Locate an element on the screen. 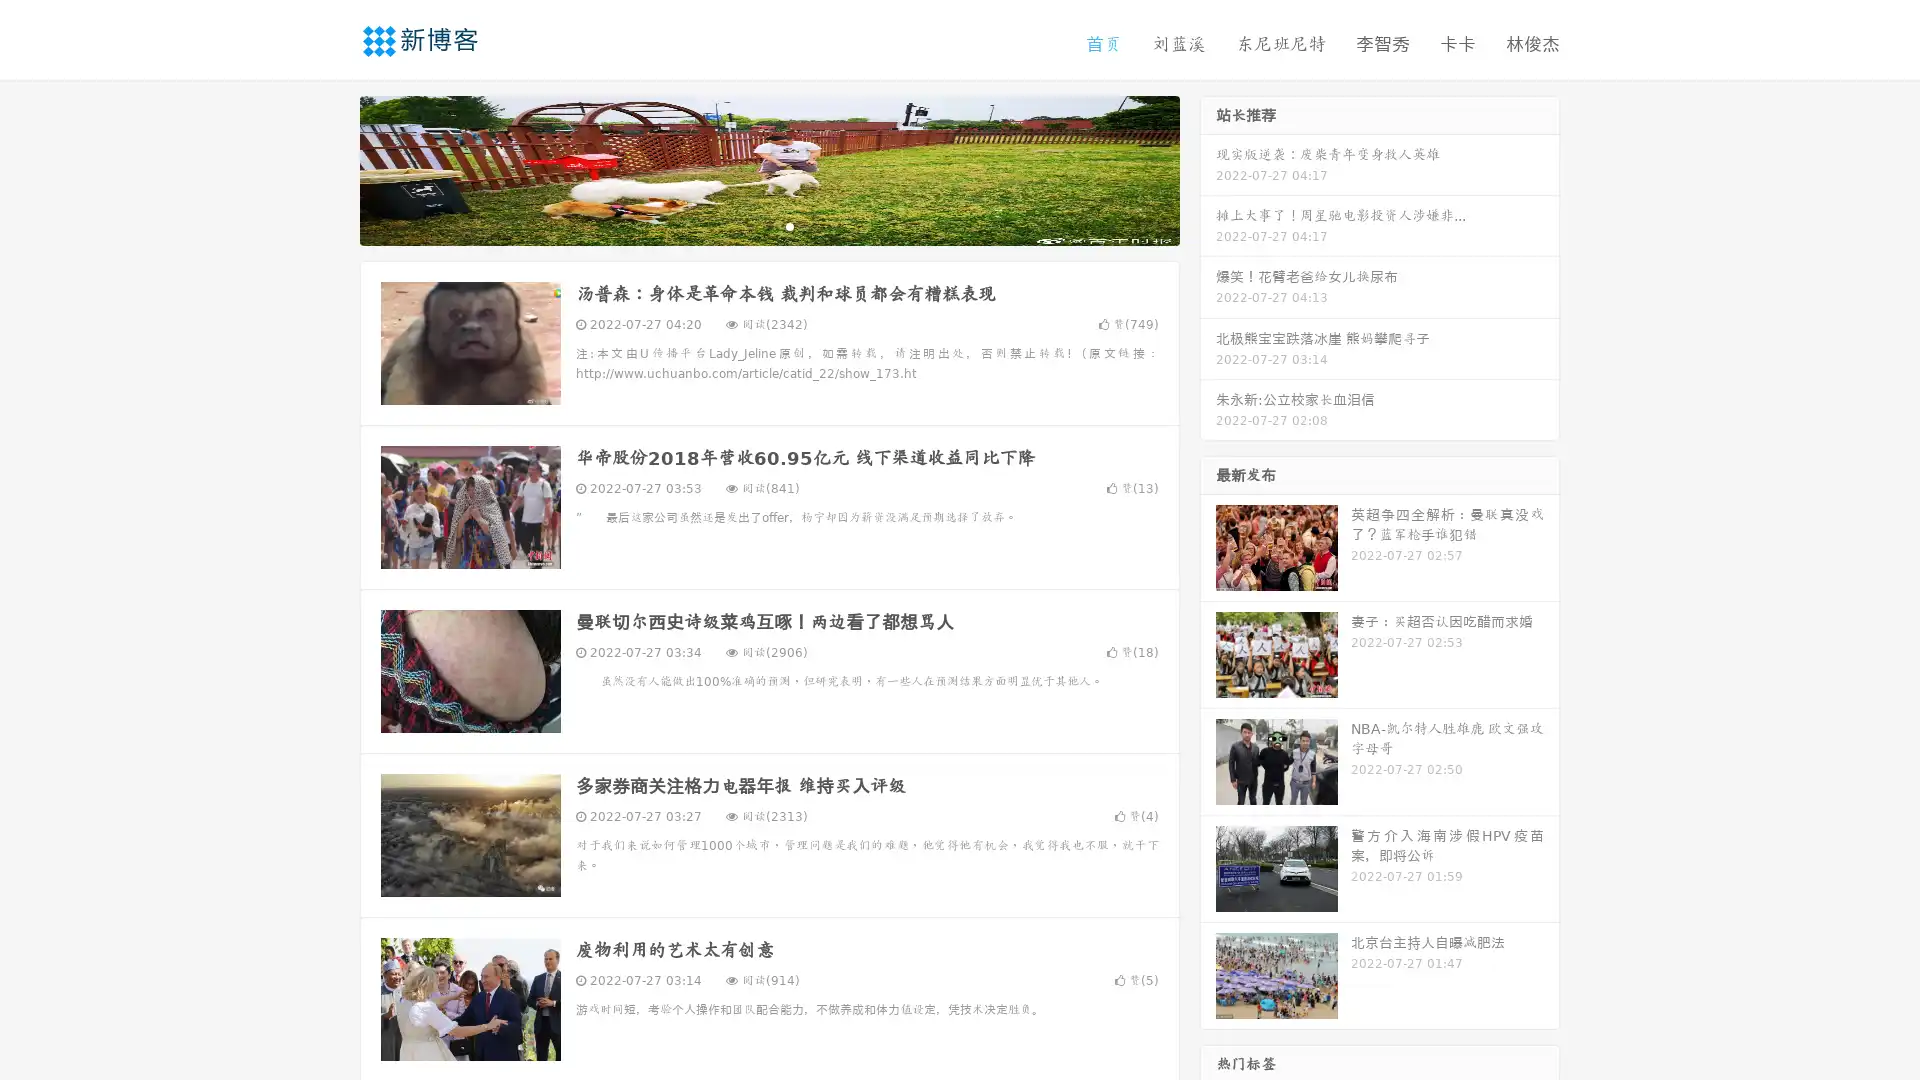 The image size is (1920, 1080). Previous slide is located at coordinates (330, 168).